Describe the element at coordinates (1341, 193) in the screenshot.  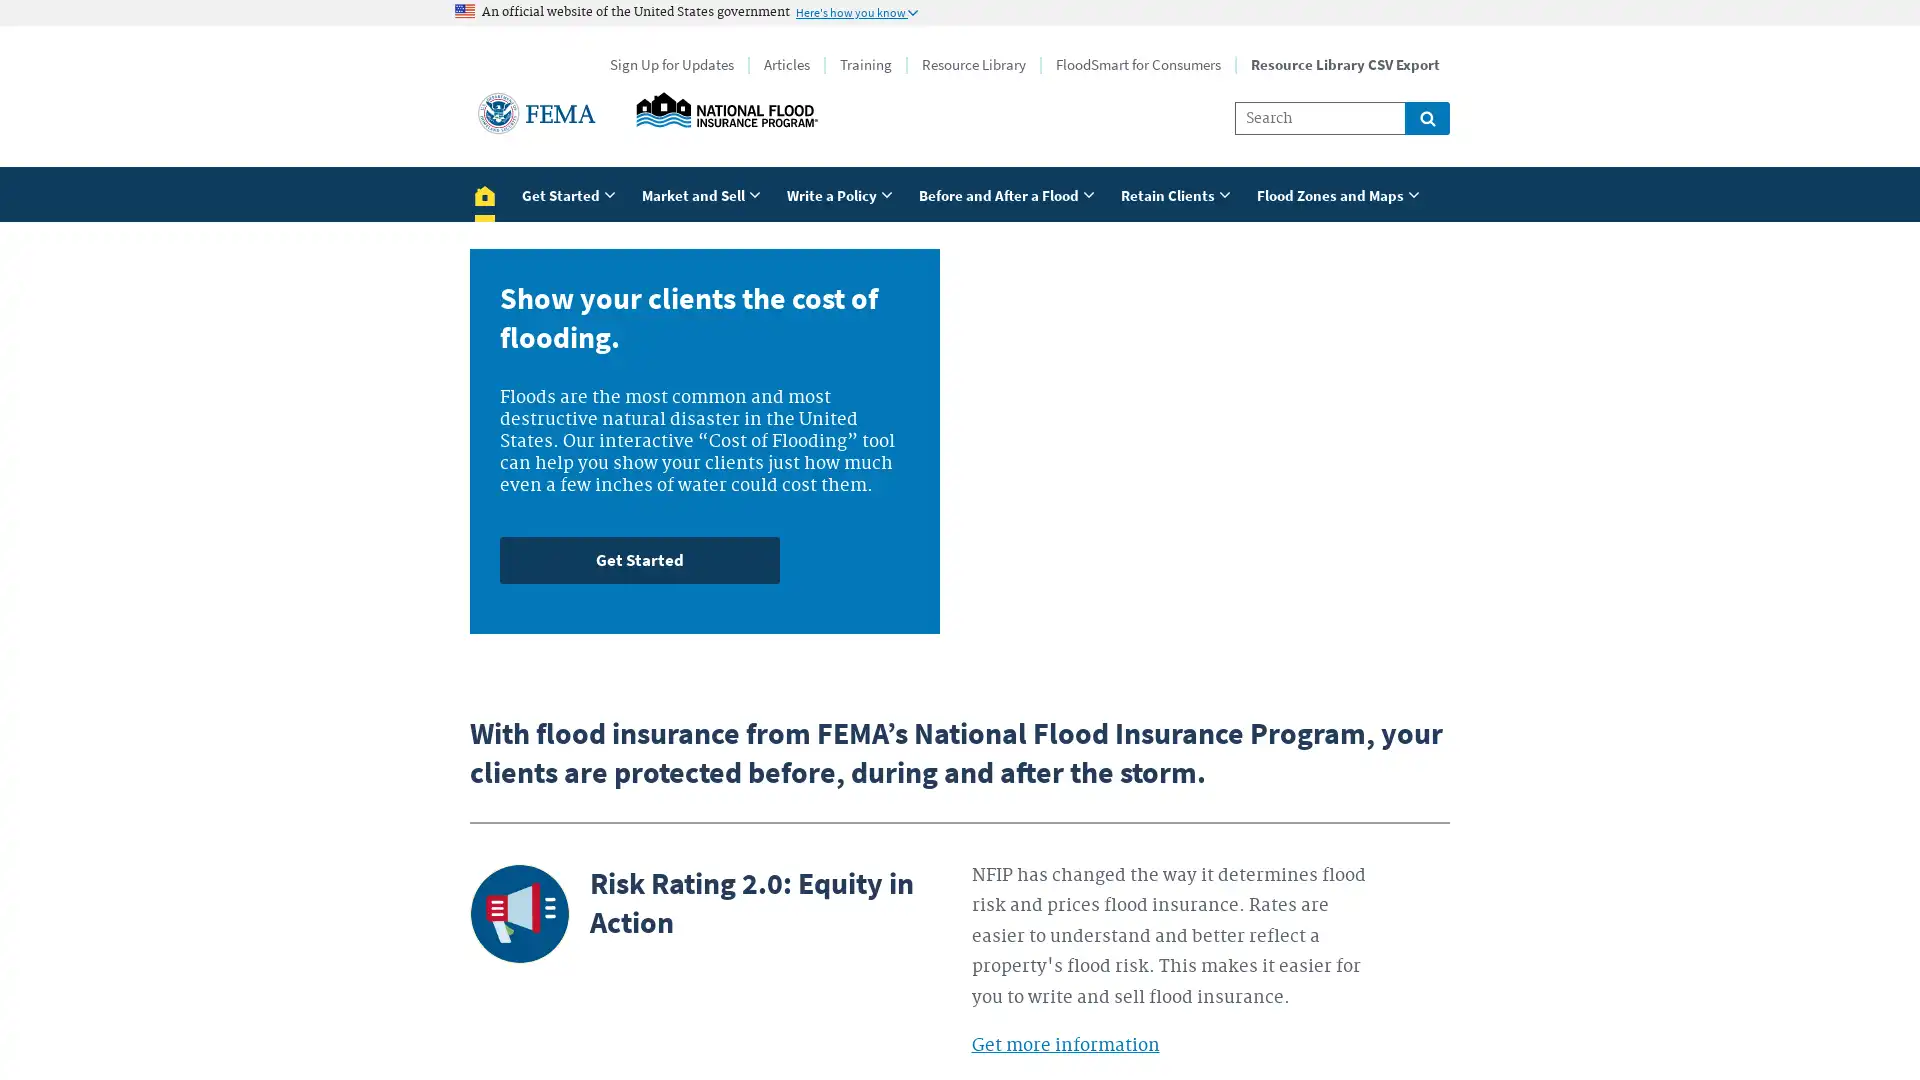
I see `Use <enter> and shift + <enter> to open and close the drop down to sub-menus` at that location.